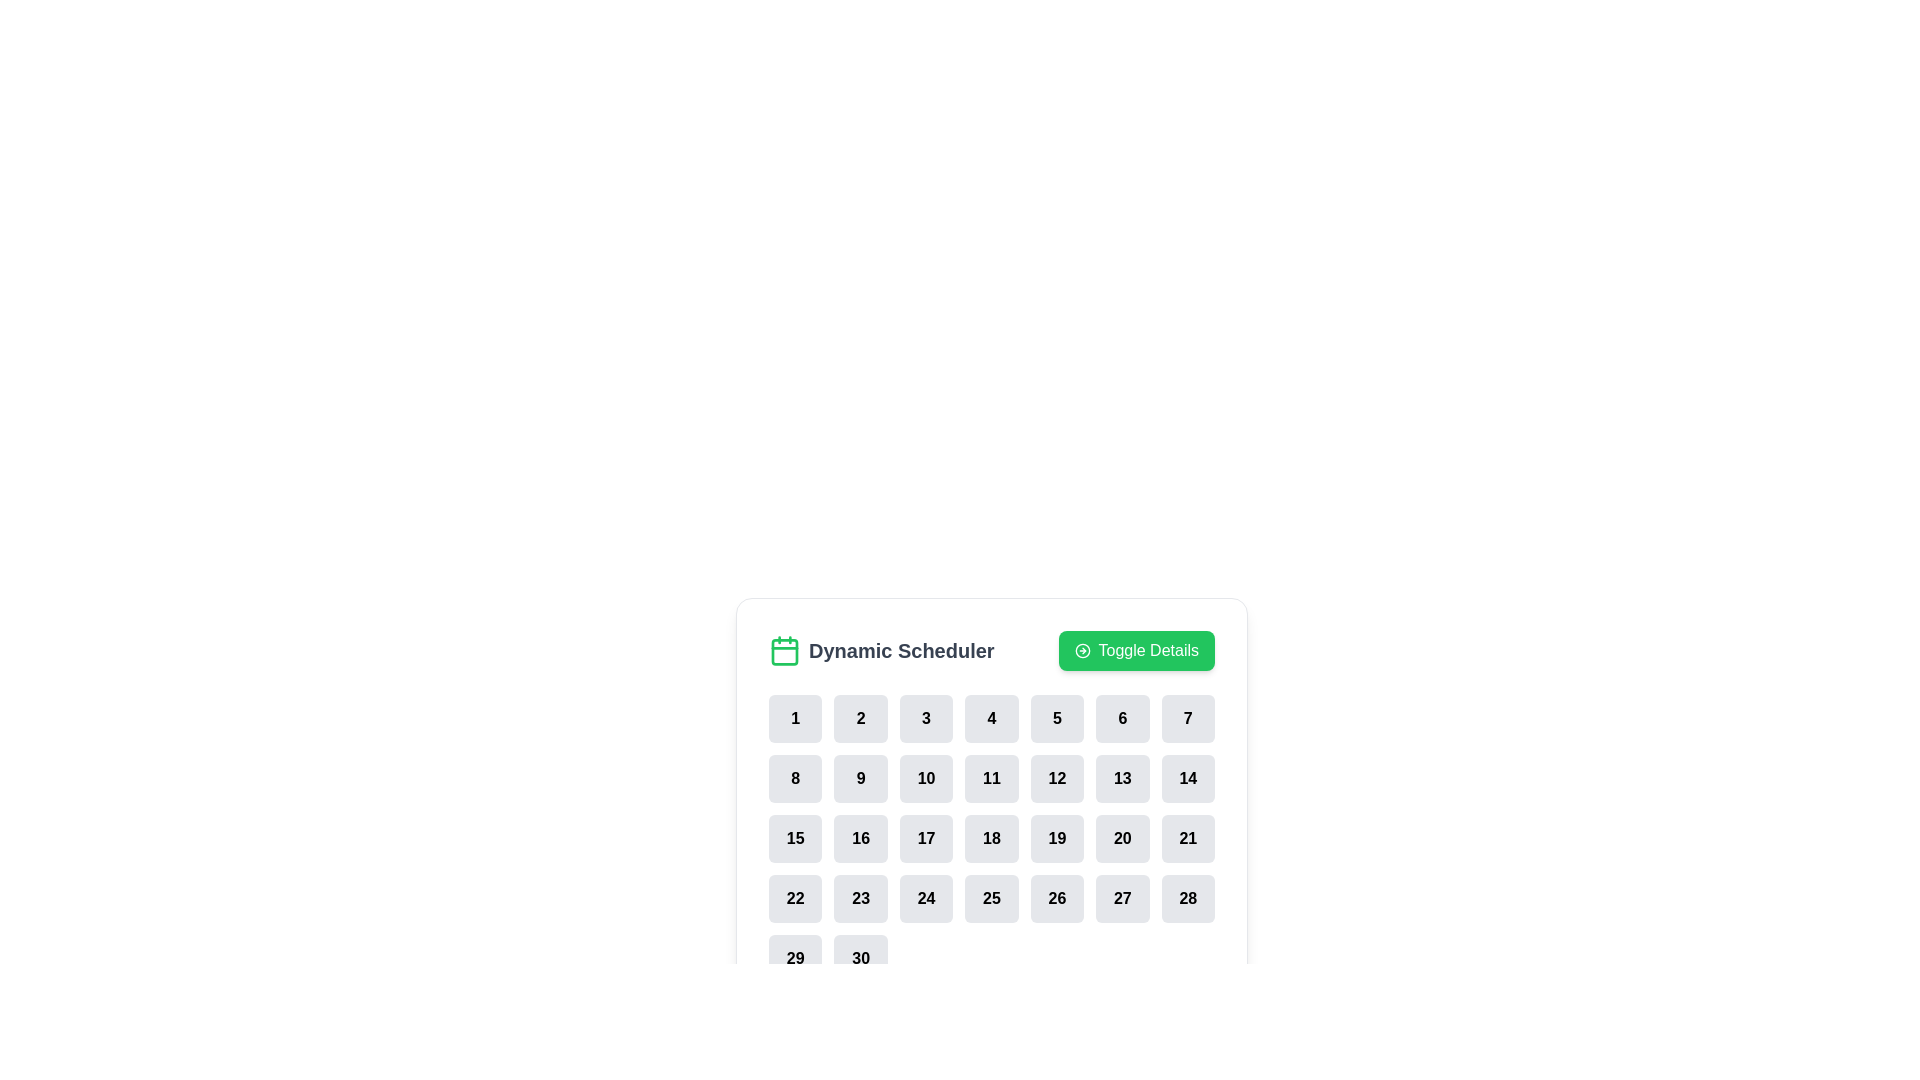 The image size is (1920, 1080). Describe the element at coordinates (992, 839) in the screenshot. I see `the square button with rounded corners displaying the number '18' to change its appearance from light gray to green` at that location.